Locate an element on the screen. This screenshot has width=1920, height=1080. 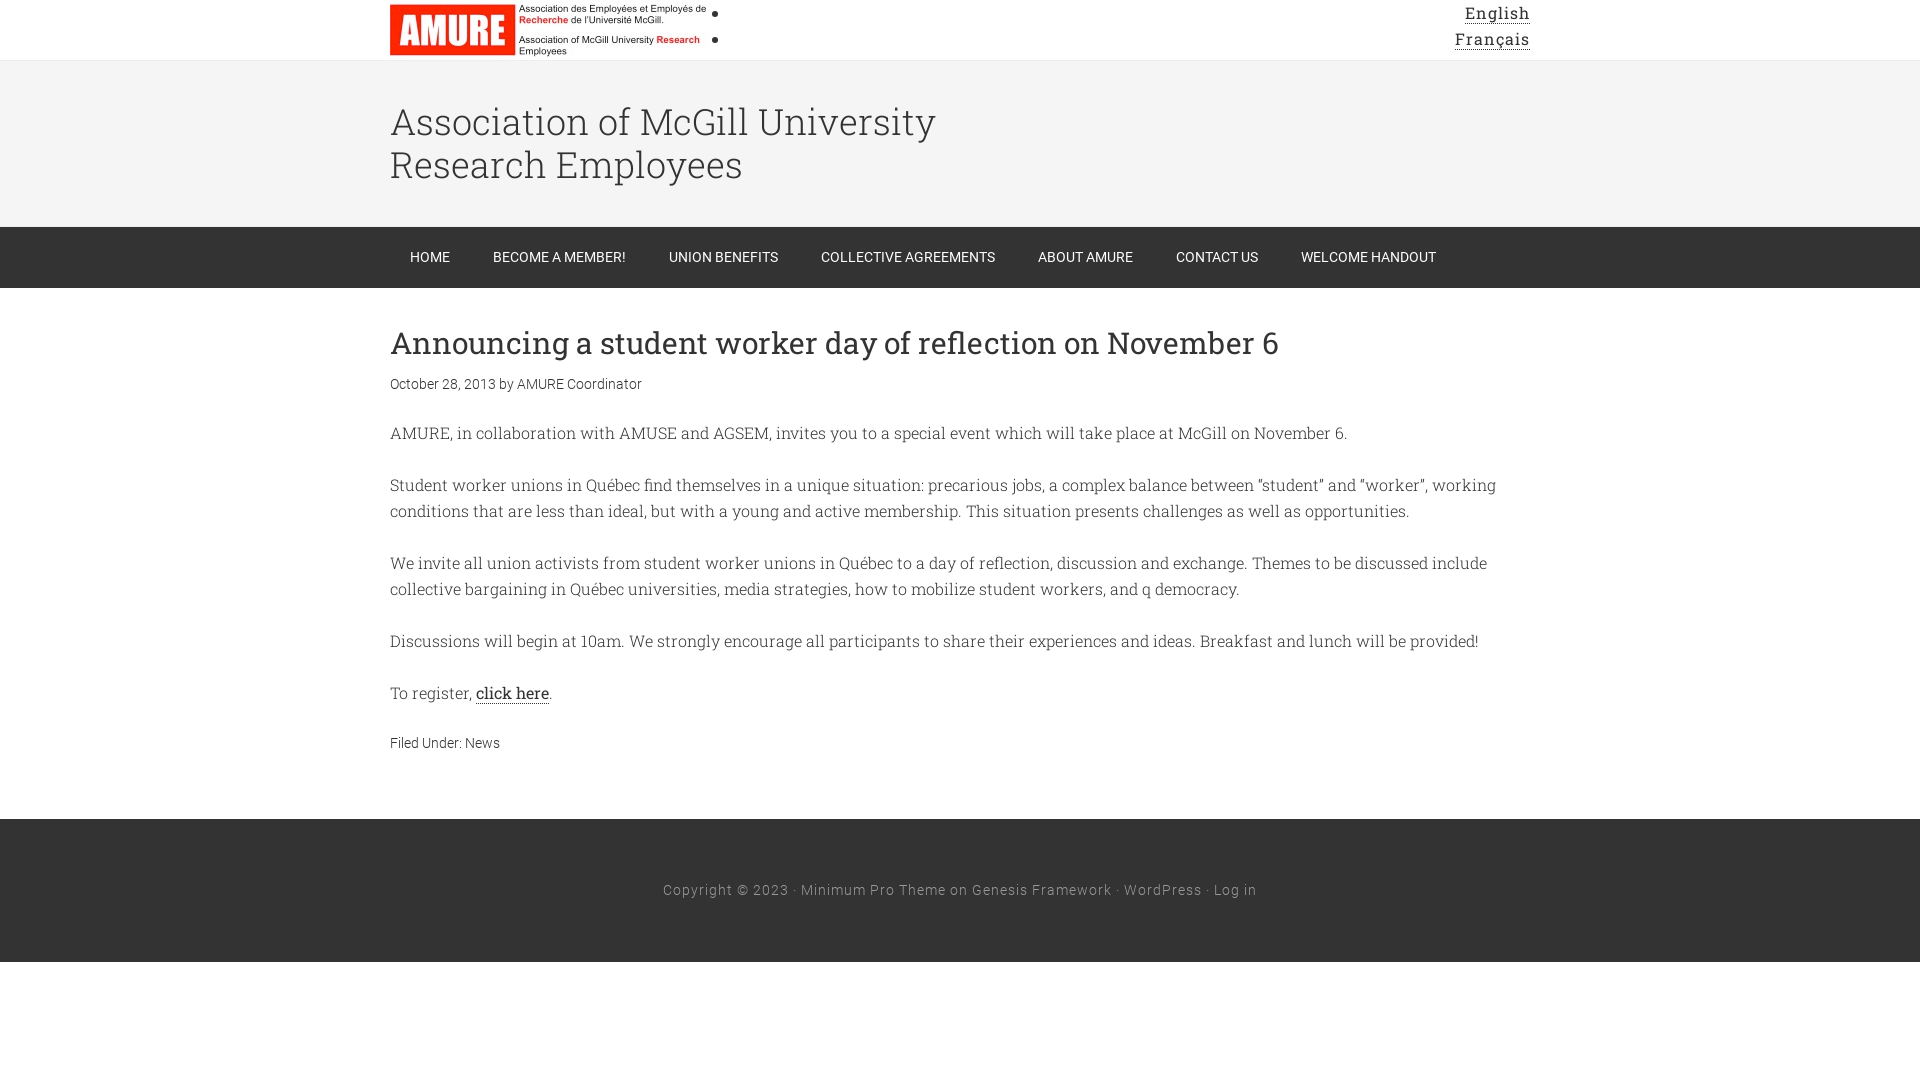
'English' is located at coordinates (1497, 12).